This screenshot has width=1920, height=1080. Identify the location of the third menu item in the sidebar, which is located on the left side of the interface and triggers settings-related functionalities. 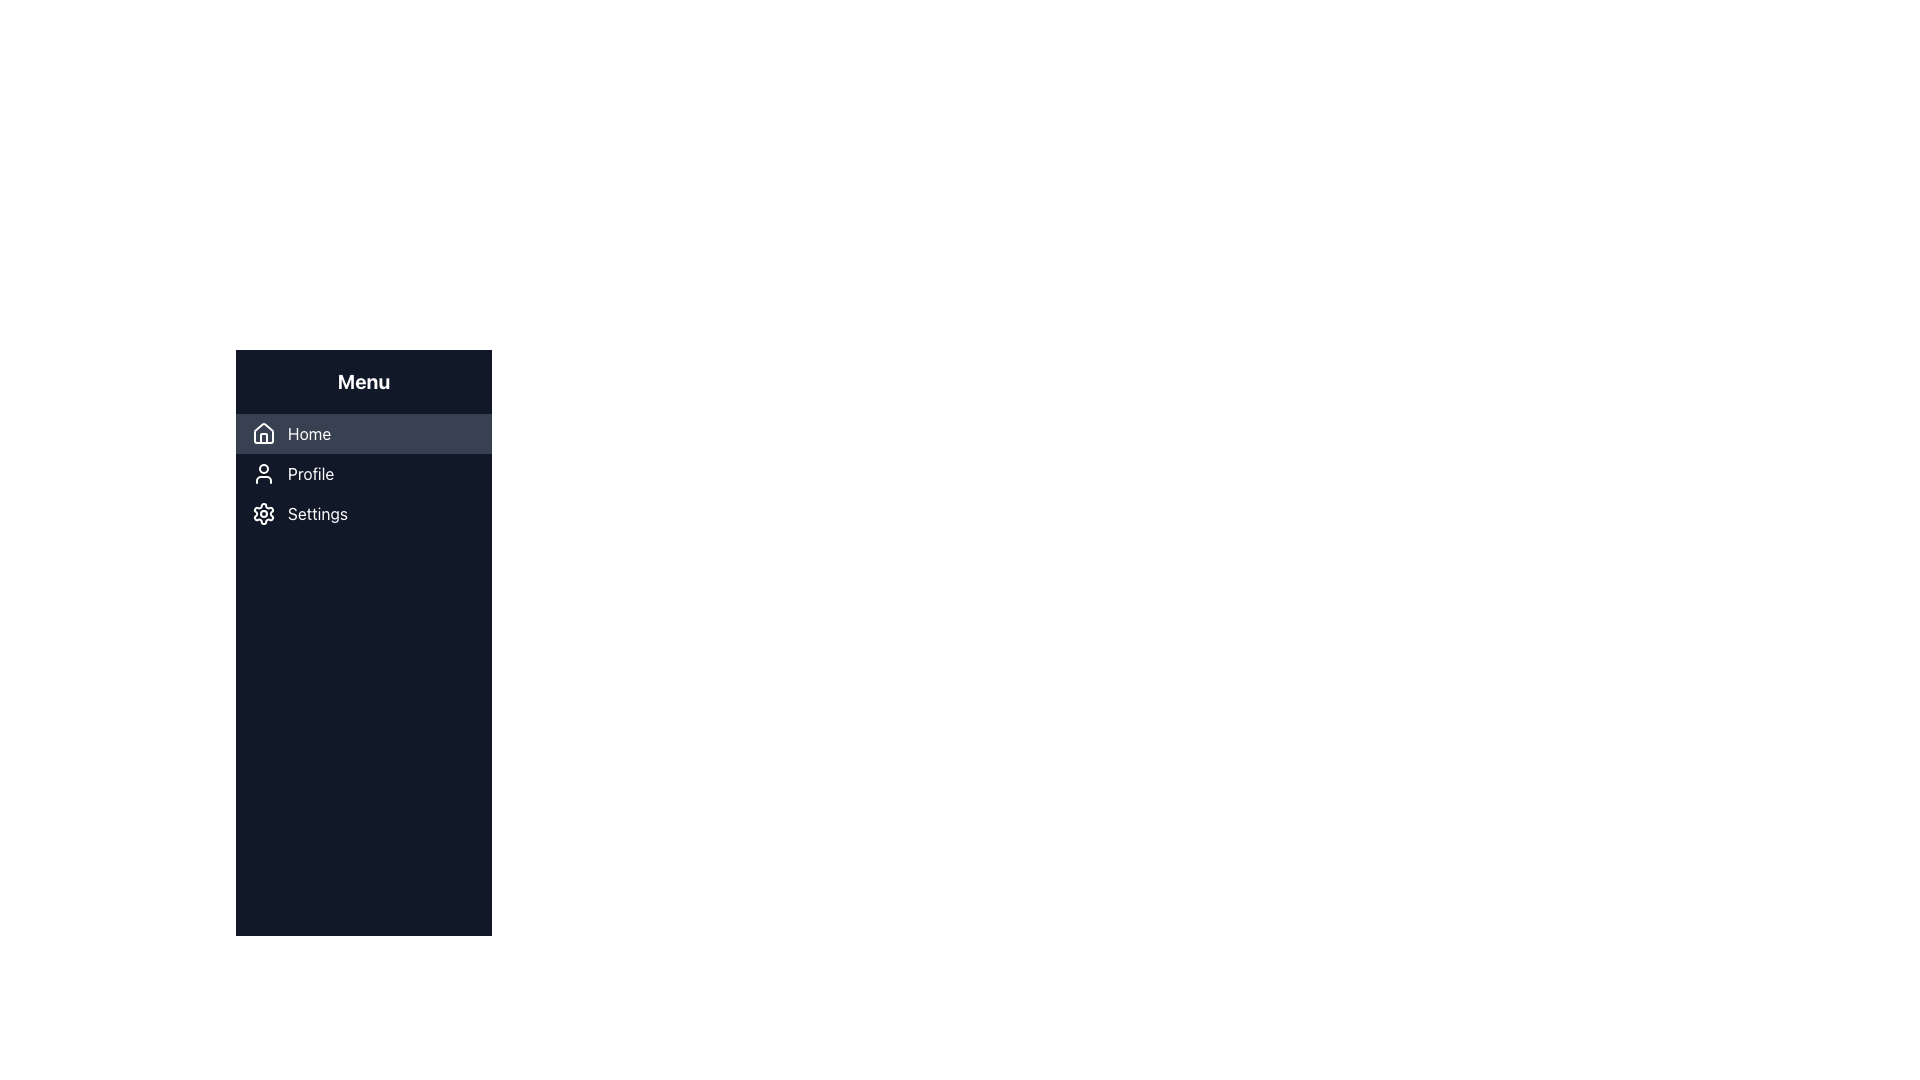
(364, 512).